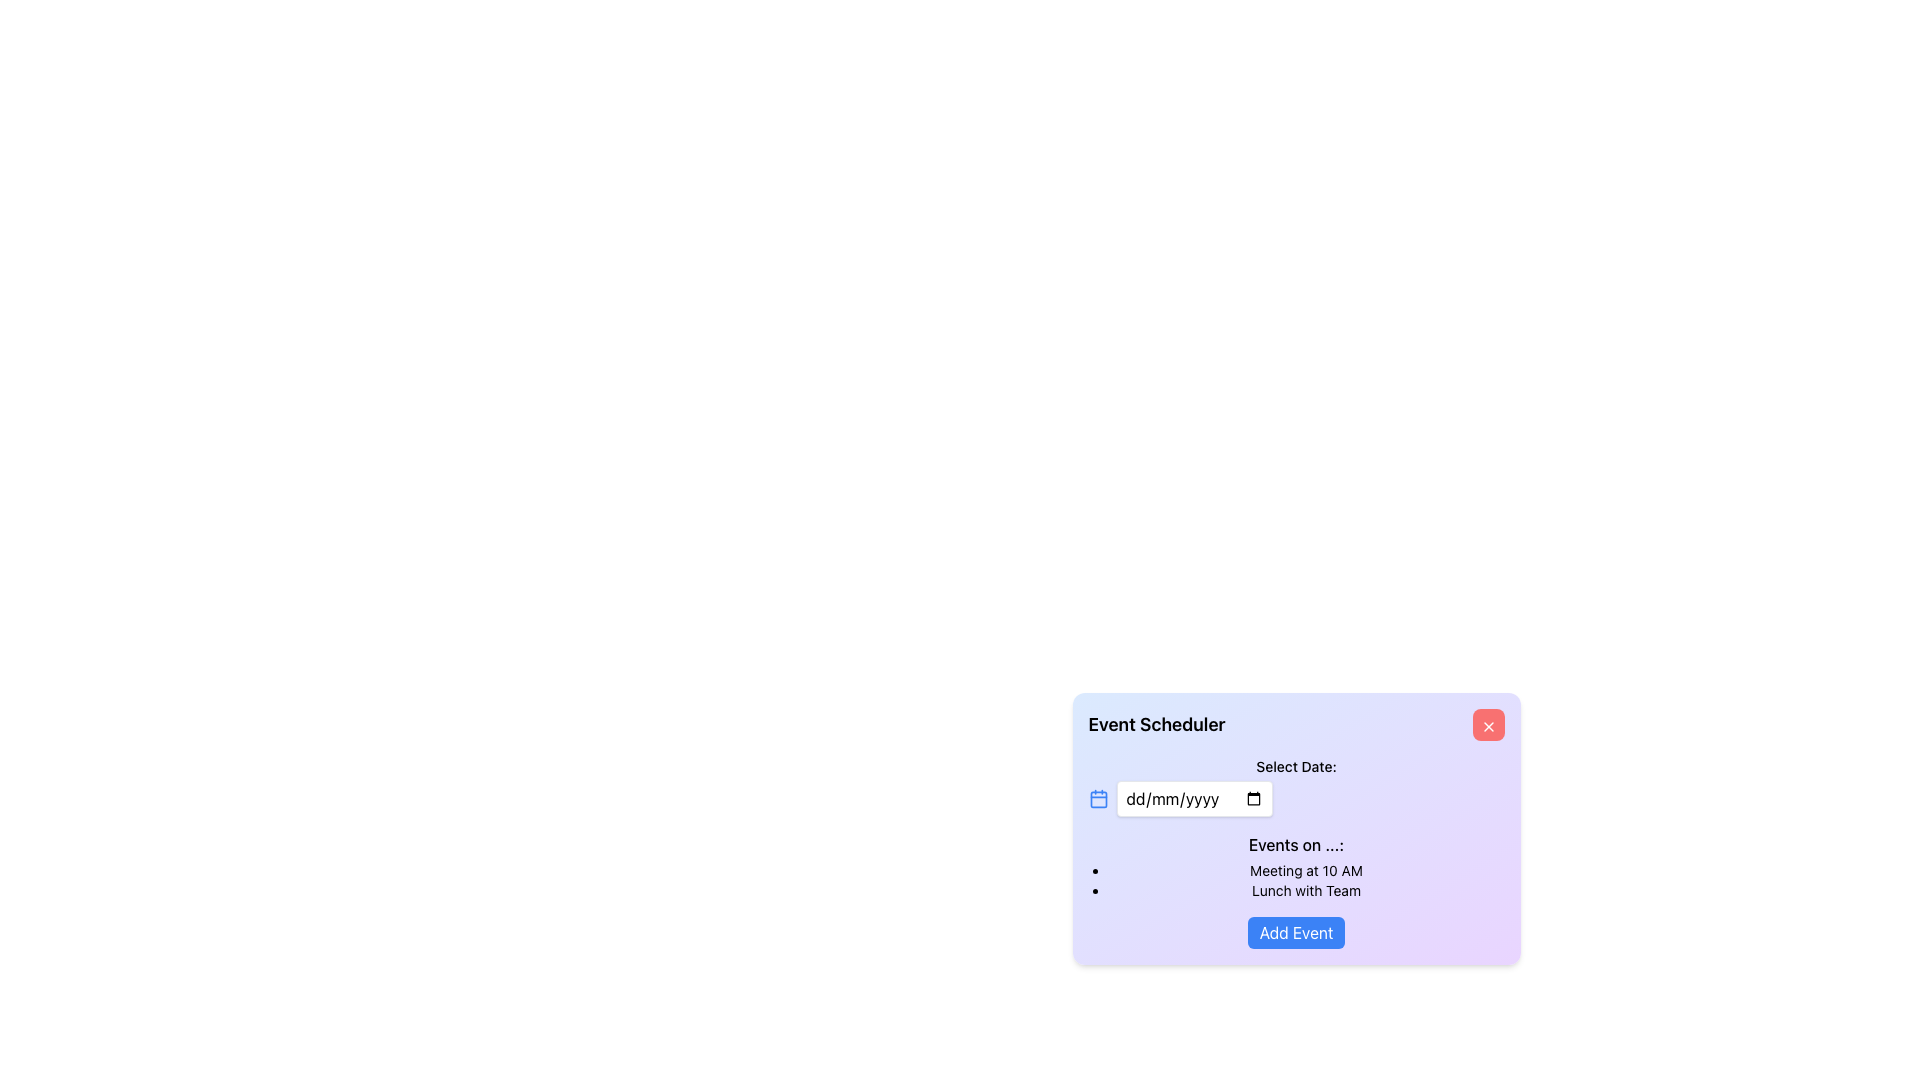  Describe the element at coordinates (1194, 797) in the screenshot. I see `the Date Input Field located to the right of the calendar icon in the Event Scheduler interface` at that location.